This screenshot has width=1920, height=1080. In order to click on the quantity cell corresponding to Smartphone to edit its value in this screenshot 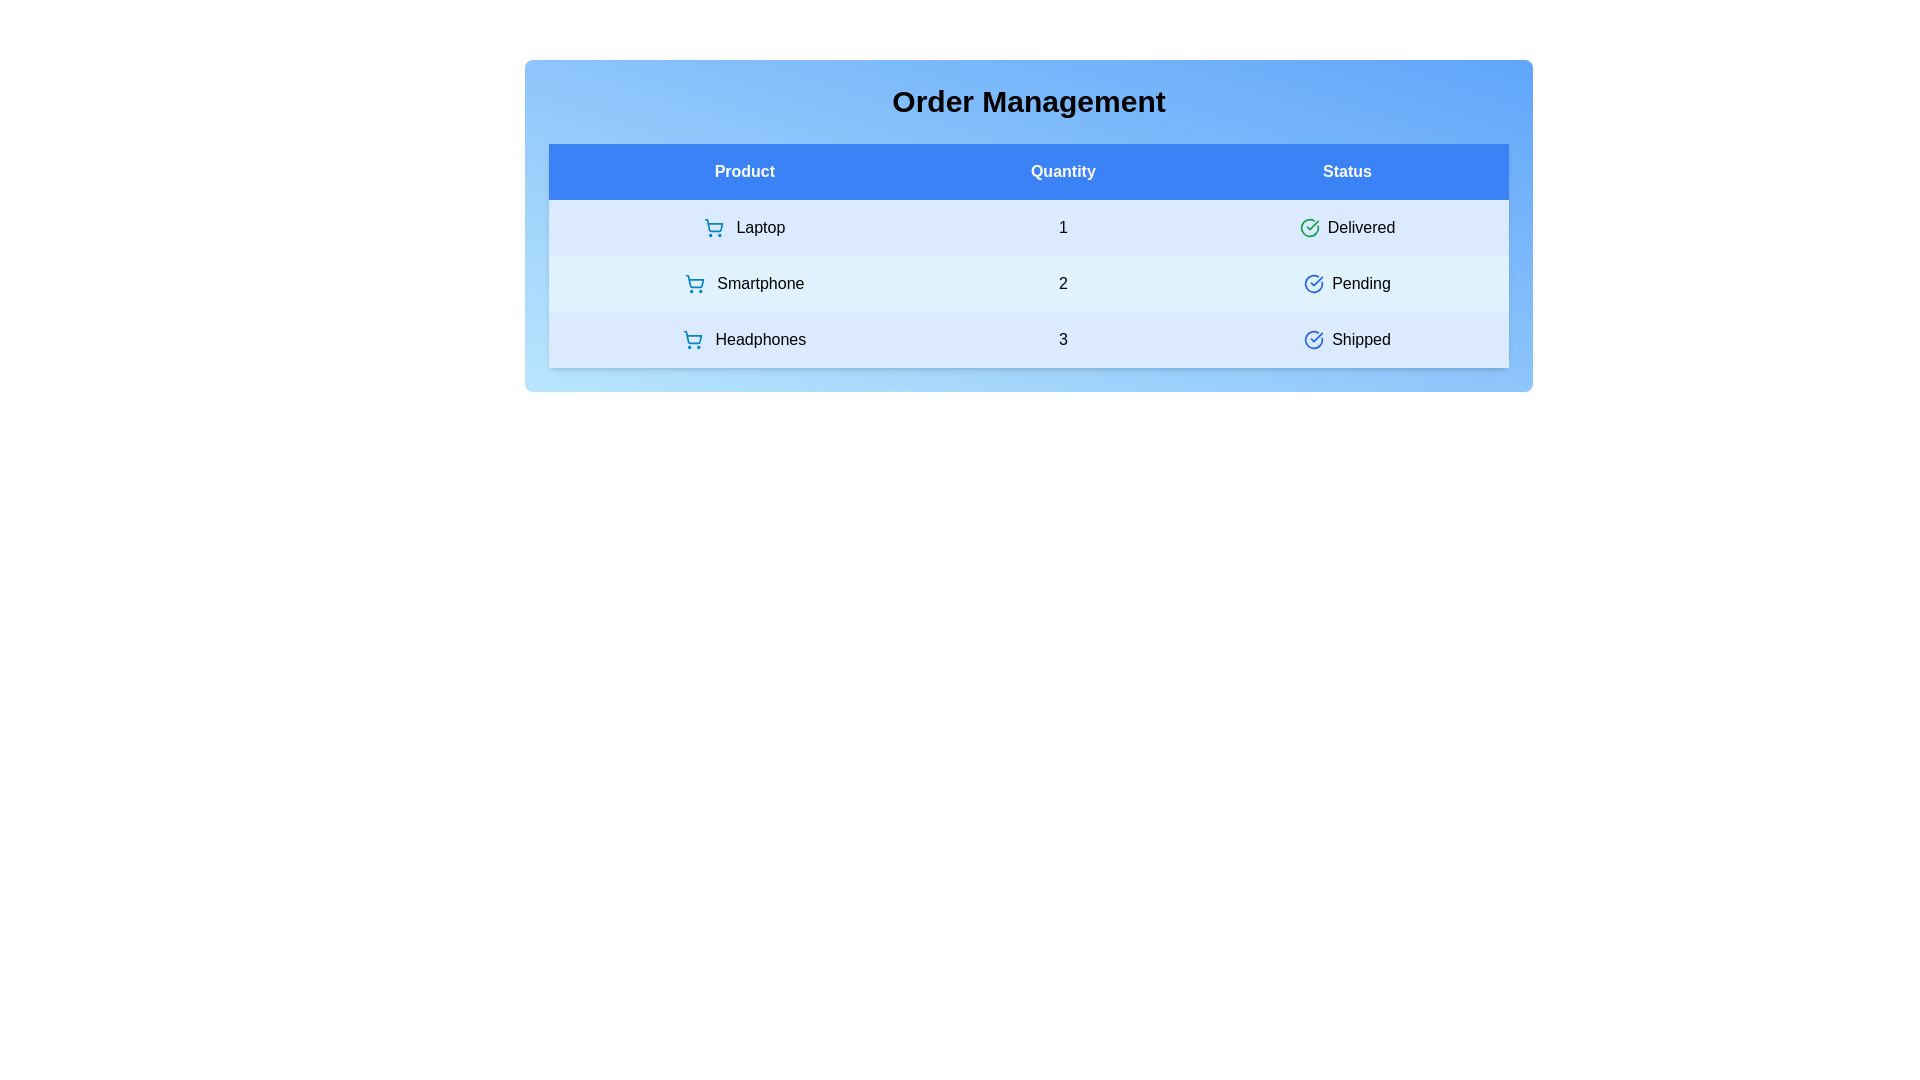, I will do `click(1062, 284)`.